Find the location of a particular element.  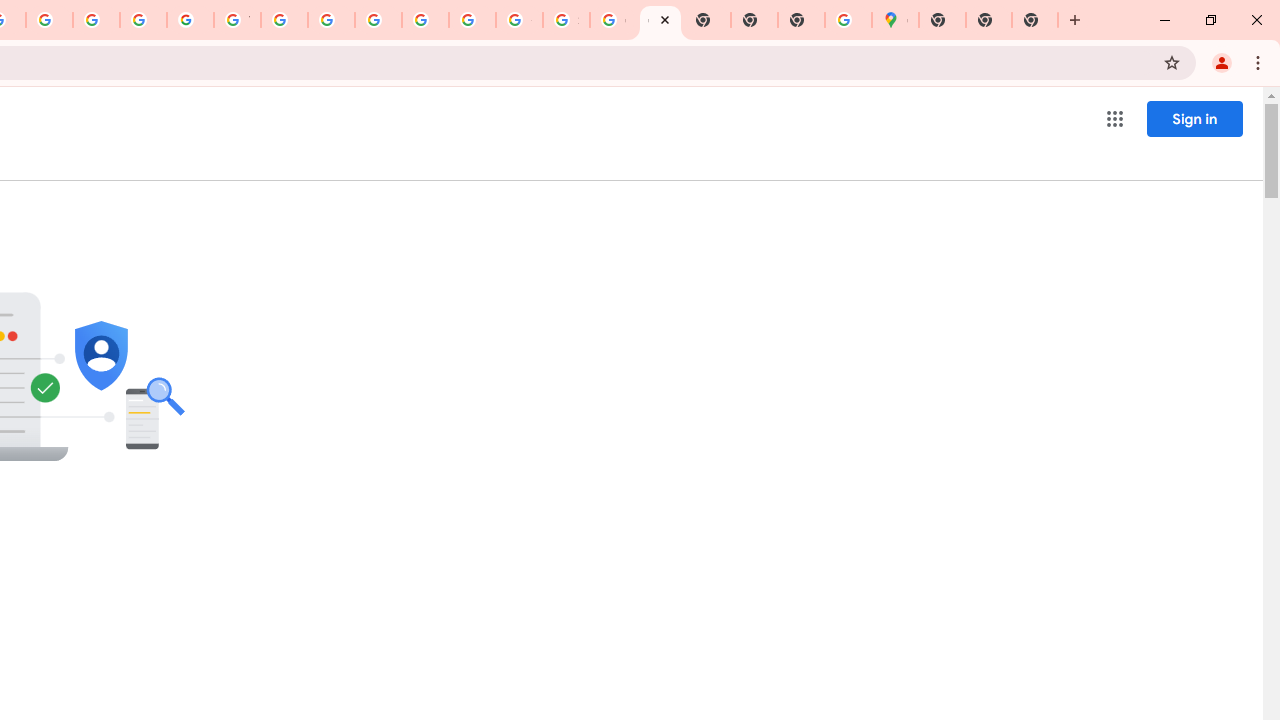

'Use Google Maps in Space - Google Maps Help' is located at coordinates (848, 20).